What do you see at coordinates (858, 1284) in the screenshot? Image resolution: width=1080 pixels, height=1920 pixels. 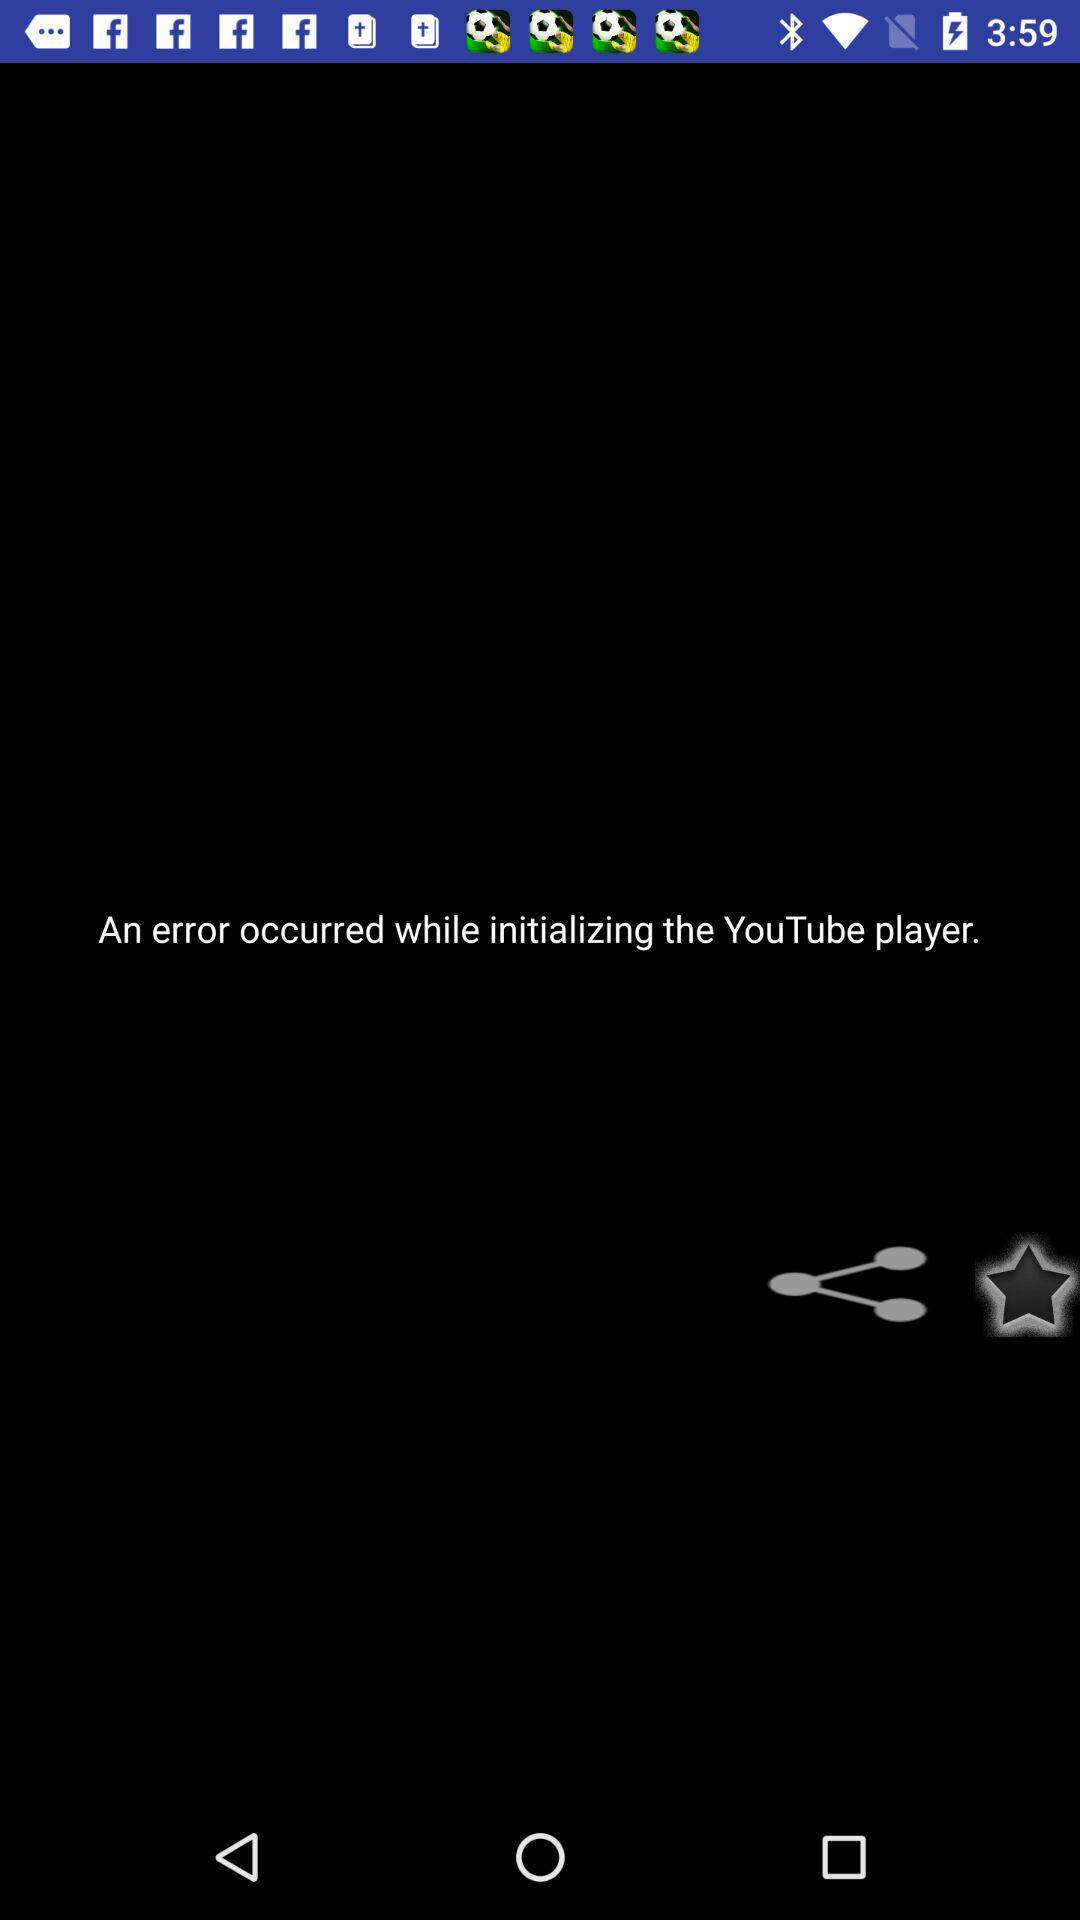 I see `the item below the an error occurred item` at bounding box center [858, 1284].